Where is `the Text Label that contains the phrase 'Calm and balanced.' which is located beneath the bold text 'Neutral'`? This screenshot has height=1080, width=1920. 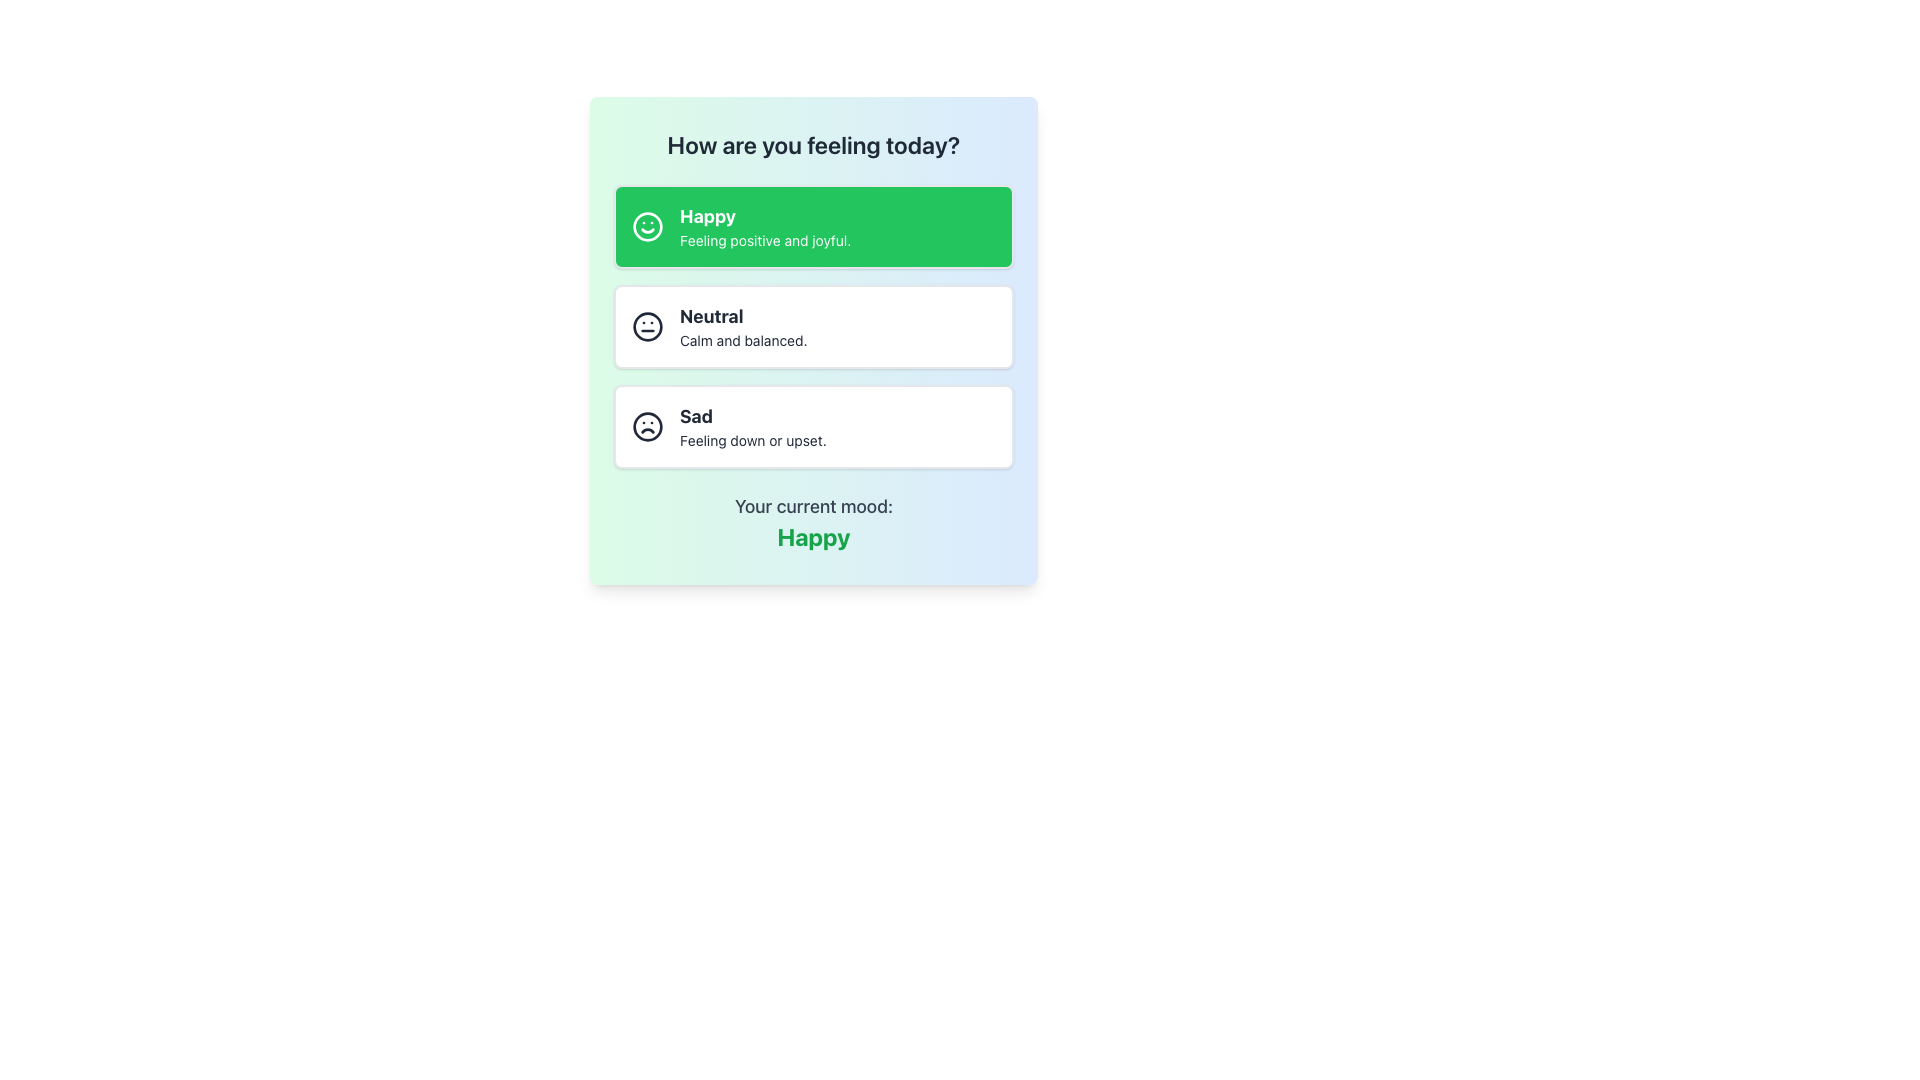
the Text Label that contains the phrase 'Calm and balanced.' which is located beneath the bold text 'Neutral' is located at coordinates (742, 339).